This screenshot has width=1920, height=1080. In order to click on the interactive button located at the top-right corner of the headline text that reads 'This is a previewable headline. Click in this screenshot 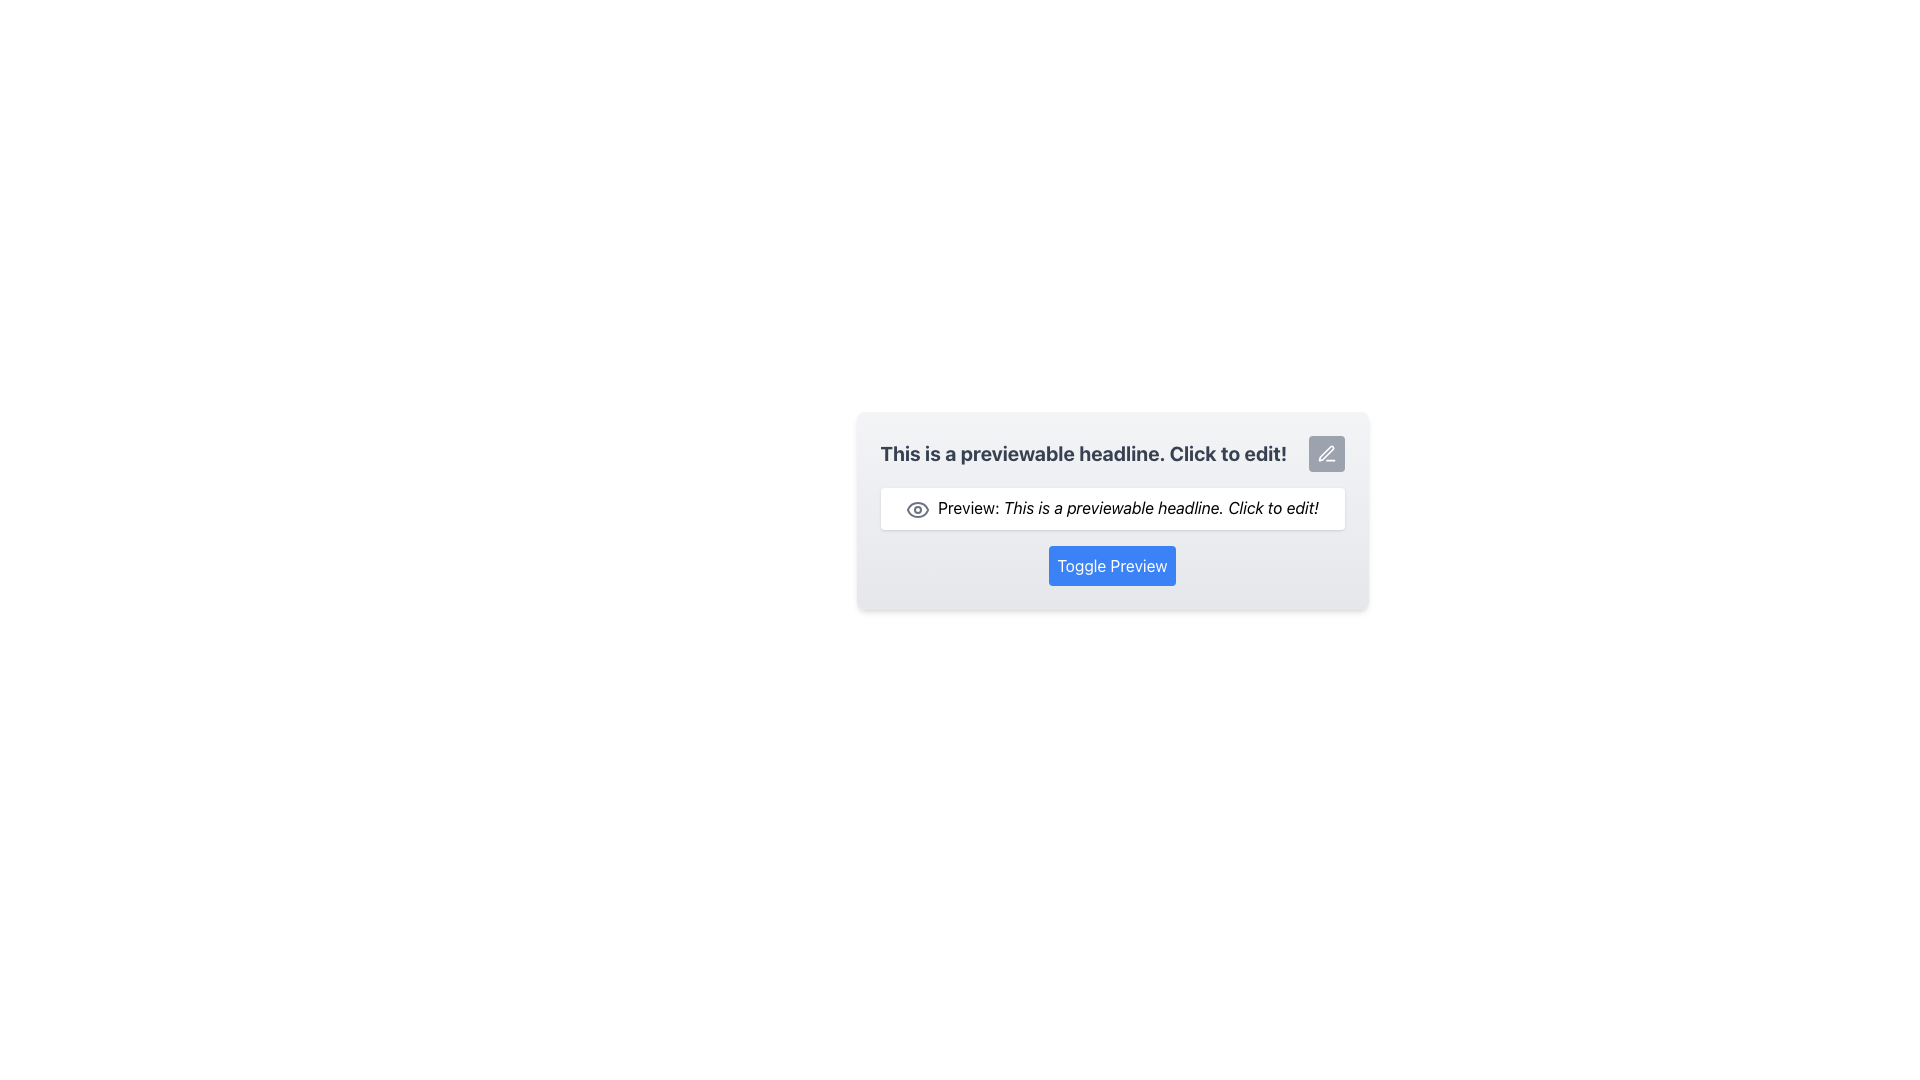, I will do `click(1326, 454)`.